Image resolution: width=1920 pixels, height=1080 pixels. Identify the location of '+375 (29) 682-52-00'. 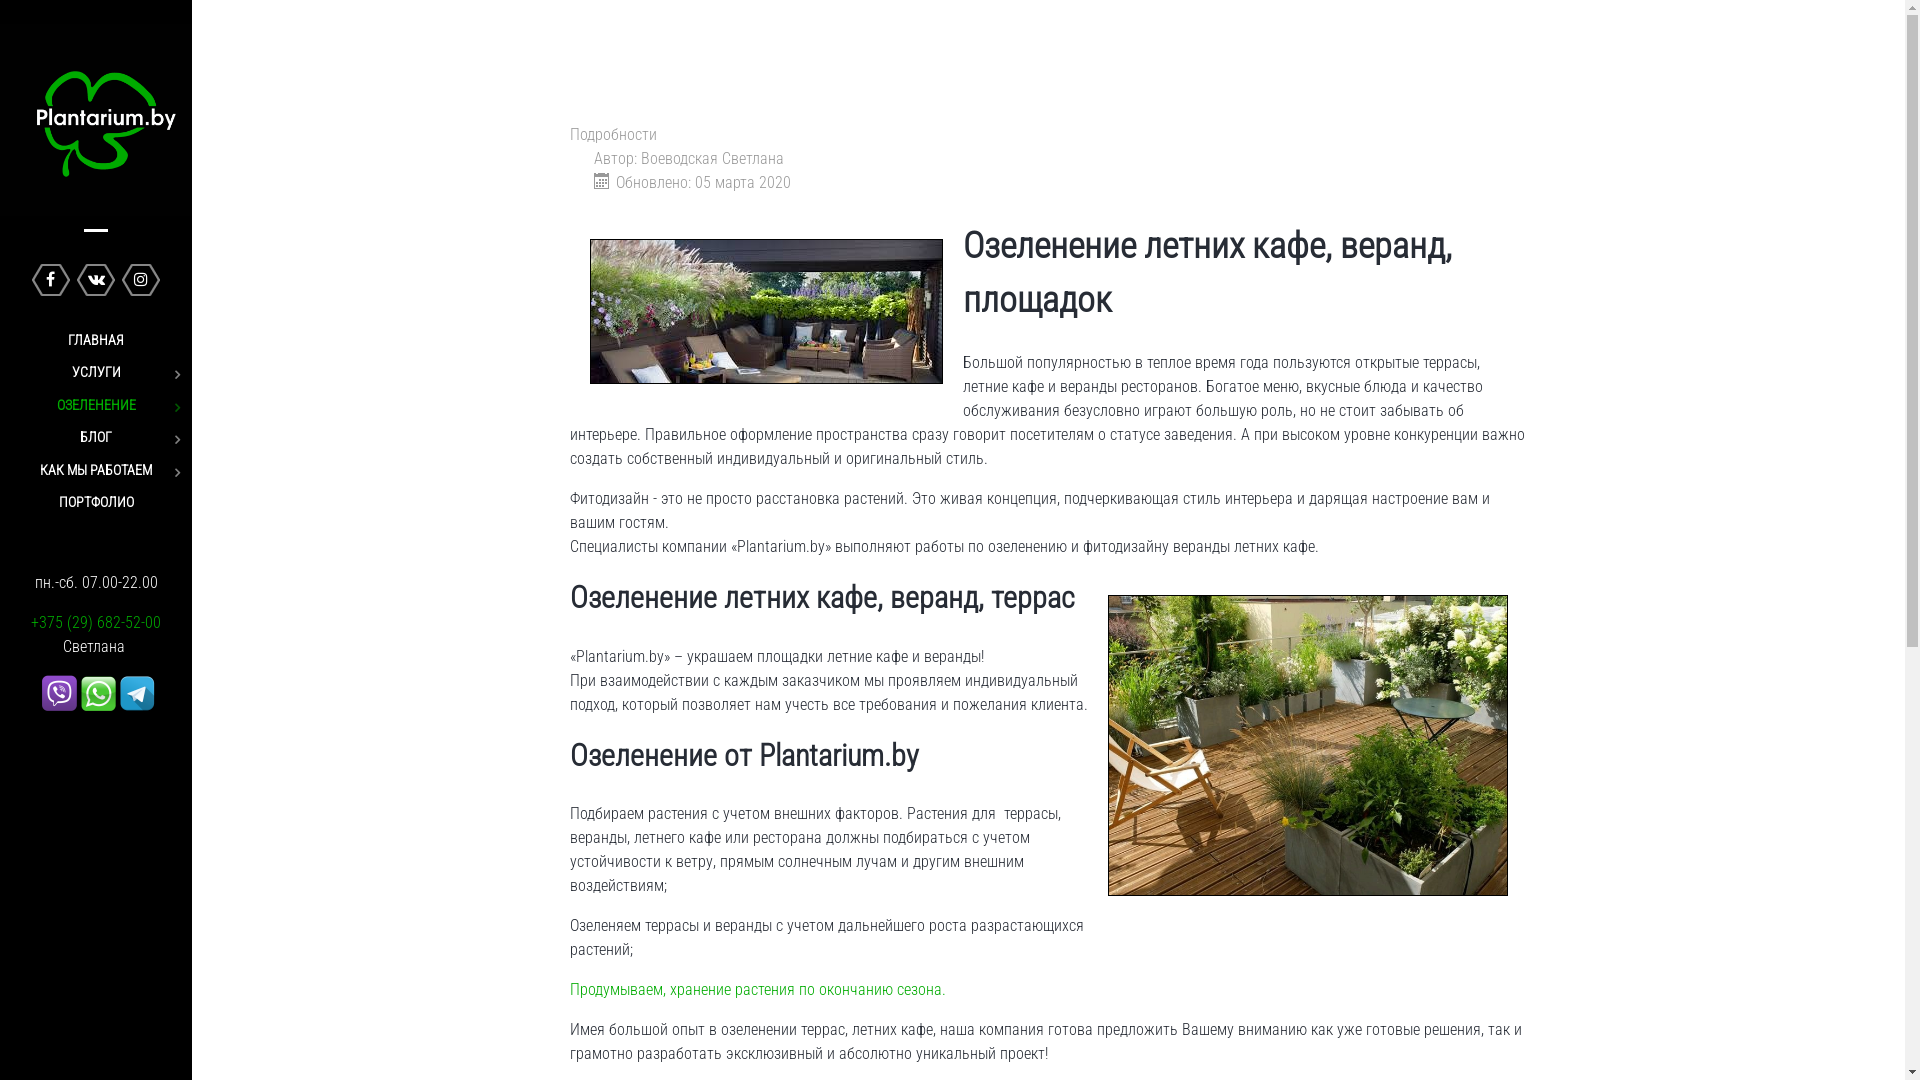
(30, 621).